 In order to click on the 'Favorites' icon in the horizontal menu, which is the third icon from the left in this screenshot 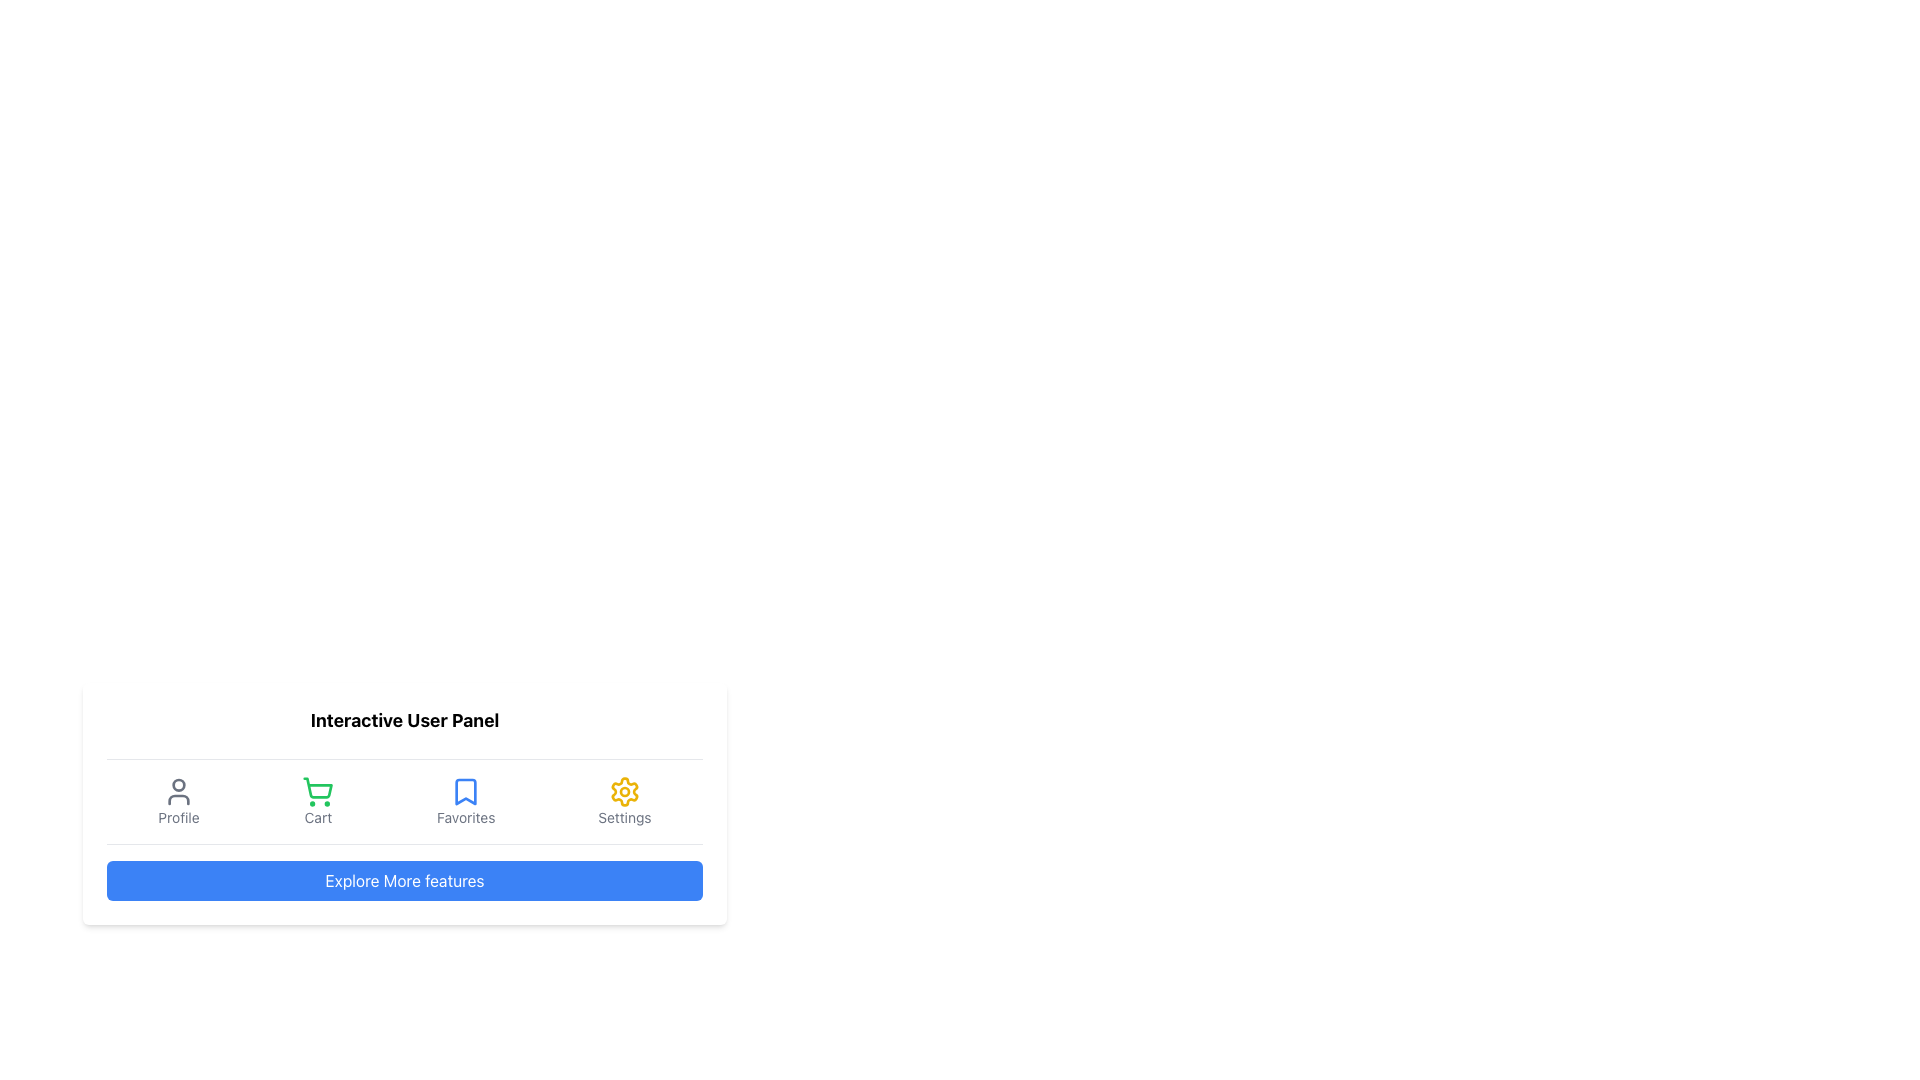, I will do `click(465, 790)`.